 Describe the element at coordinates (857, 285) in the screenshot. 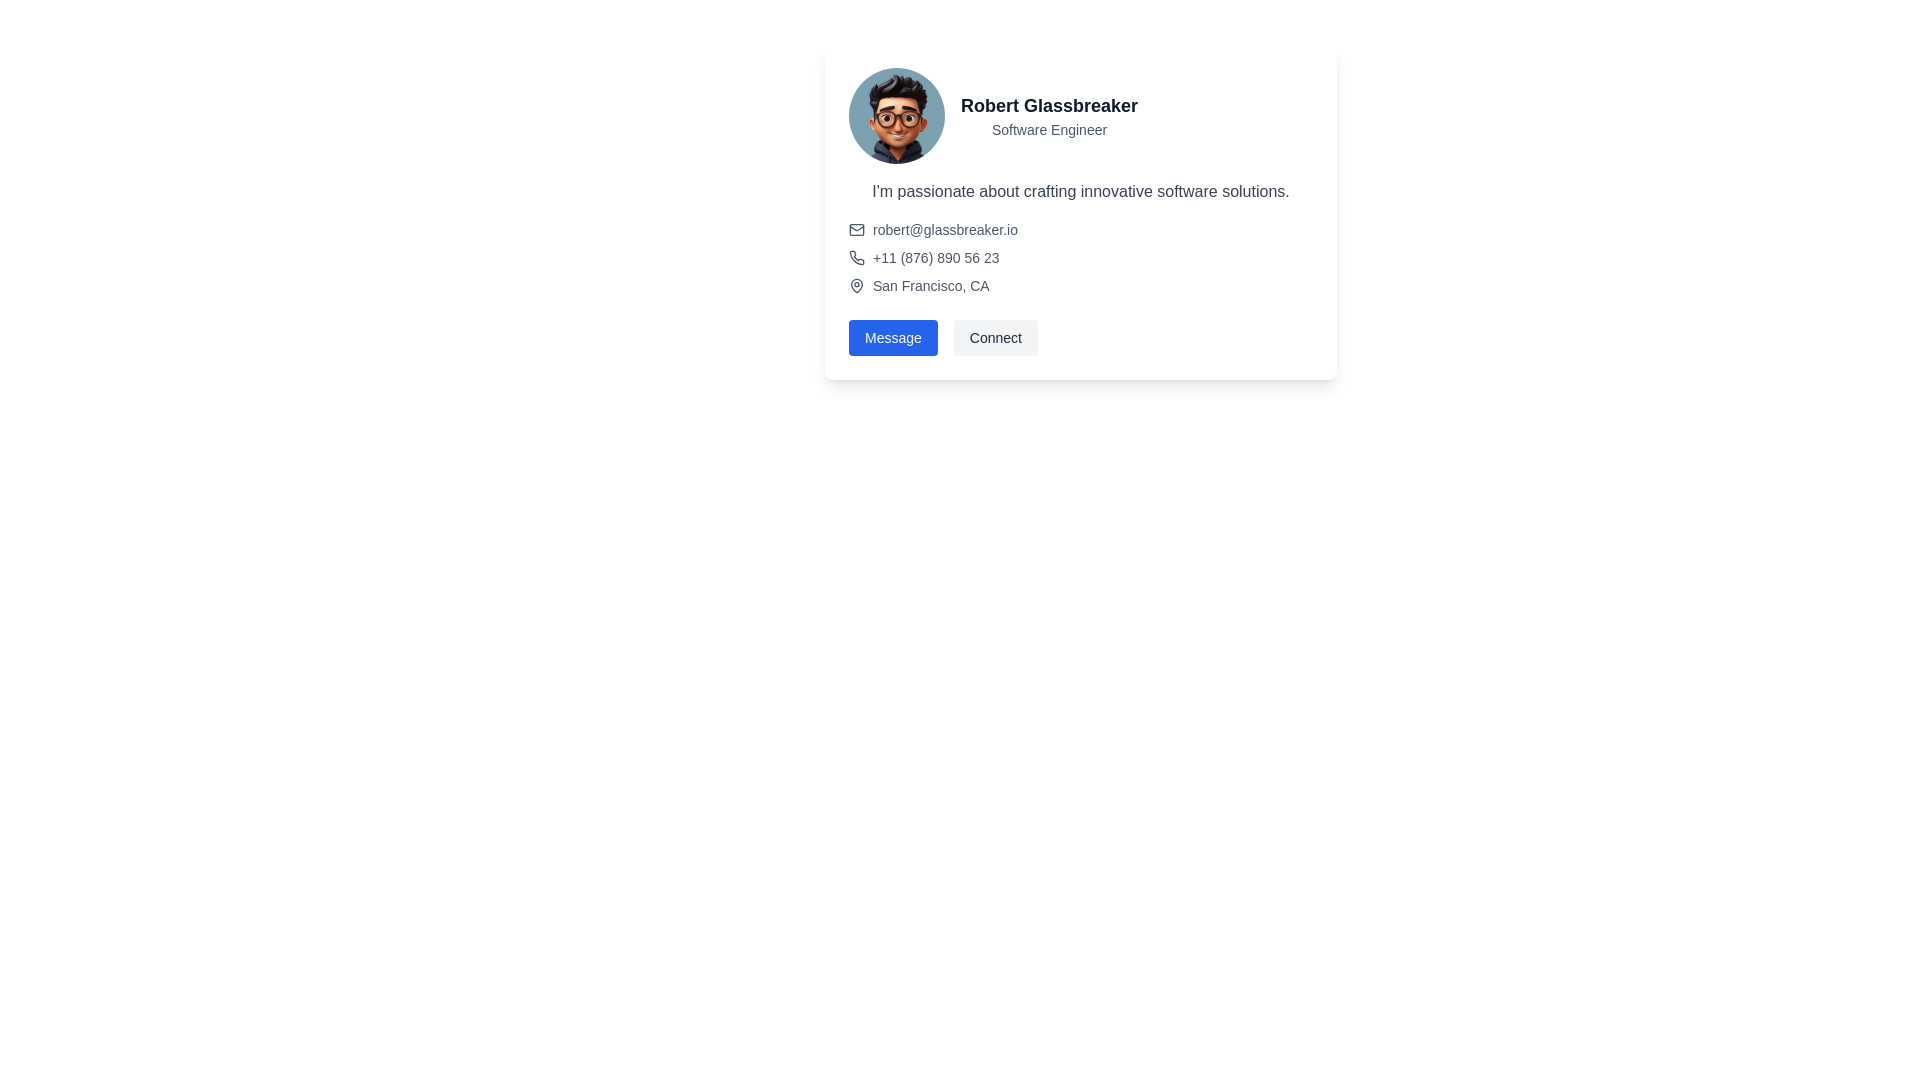

I see `the SVG map pin icon located to the left of the text 'San Francisco, CA' in the user information card` at that location.